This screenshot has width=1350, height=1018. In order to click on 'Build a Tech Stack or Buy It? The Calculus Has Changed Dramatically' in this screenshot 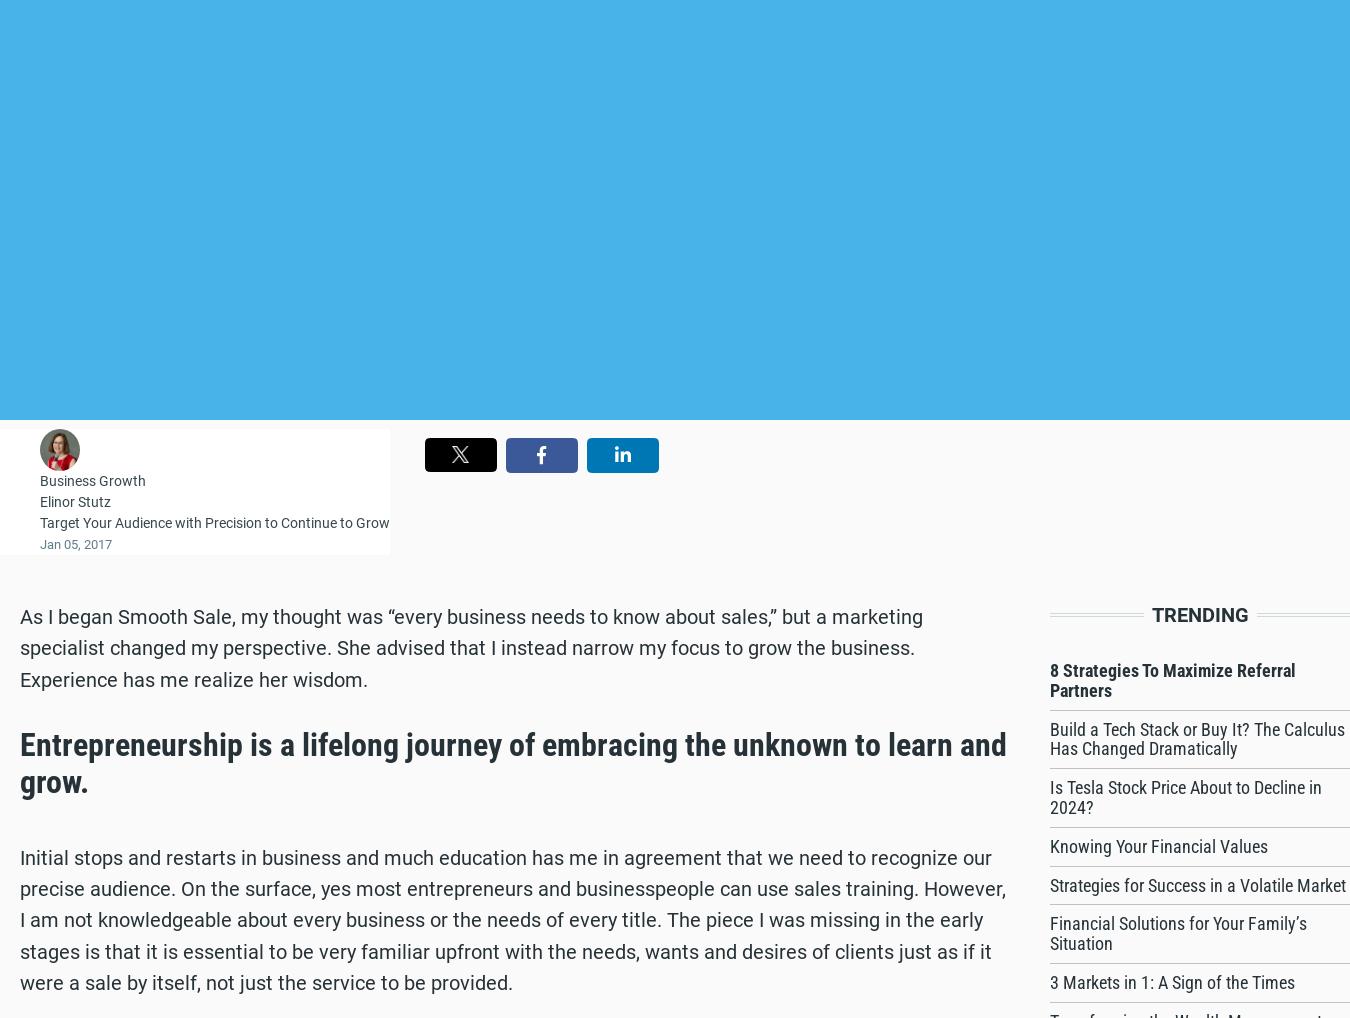, I will do `click(1196, 737)`.